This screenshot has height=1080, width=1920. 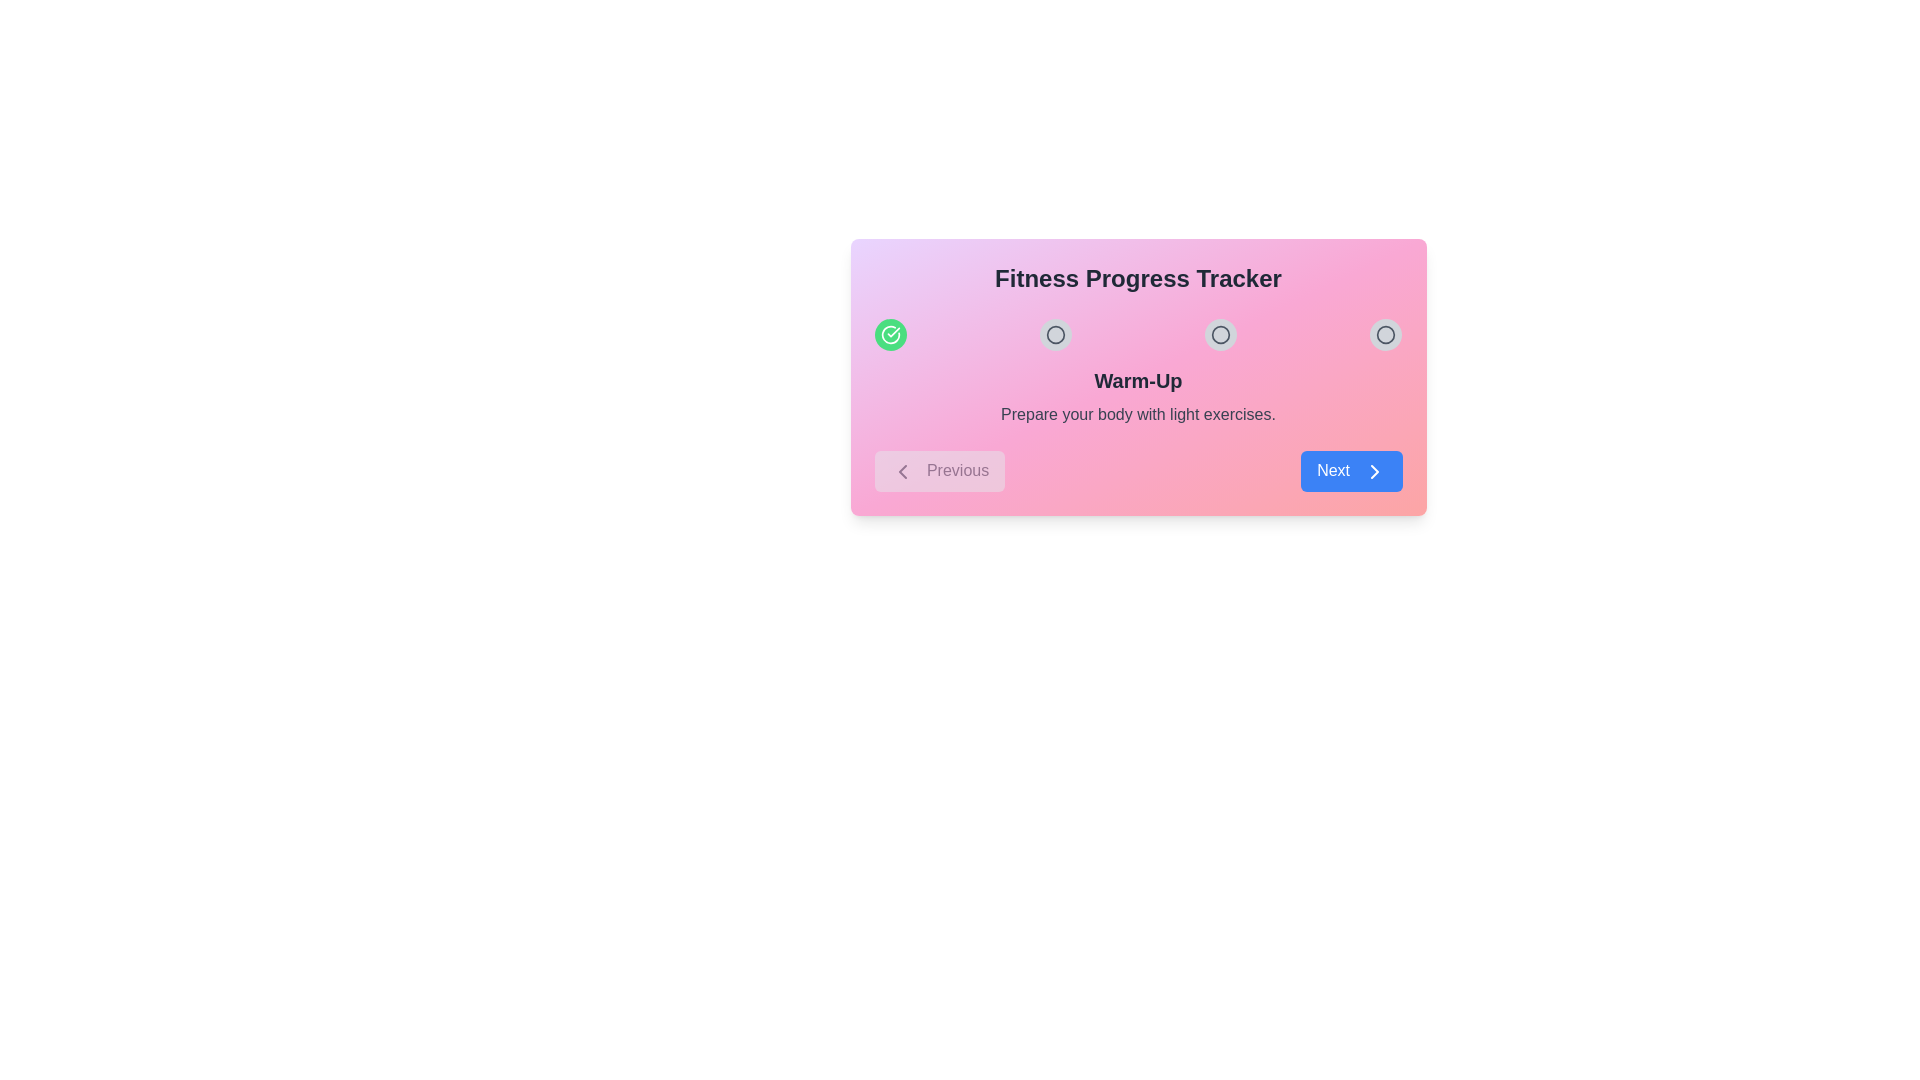 I want to click on the static text label element displaying 'Warm-Up', which is prominently positioned in the fitness tracking section of the UI, so click(x=1138, y=381).